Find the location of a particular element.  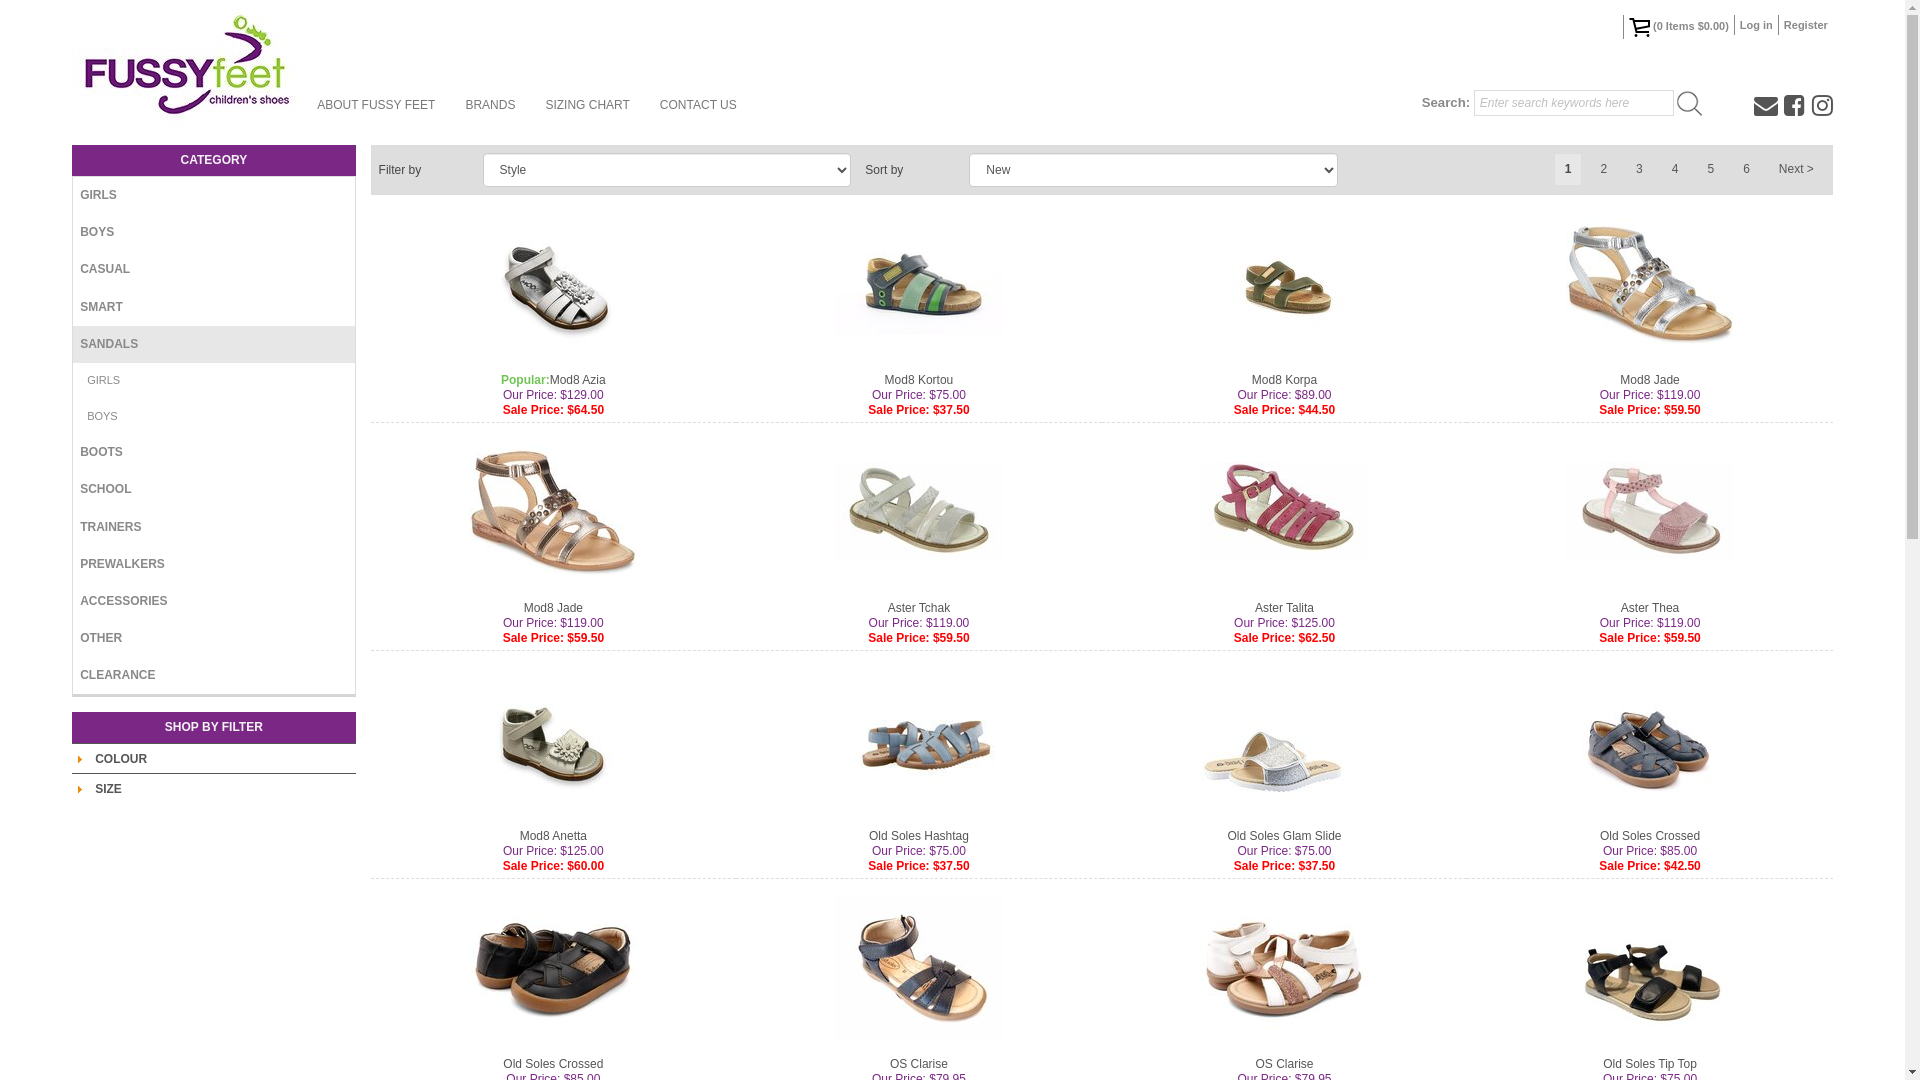

'SIZE' is located at coordinates (107, 788).